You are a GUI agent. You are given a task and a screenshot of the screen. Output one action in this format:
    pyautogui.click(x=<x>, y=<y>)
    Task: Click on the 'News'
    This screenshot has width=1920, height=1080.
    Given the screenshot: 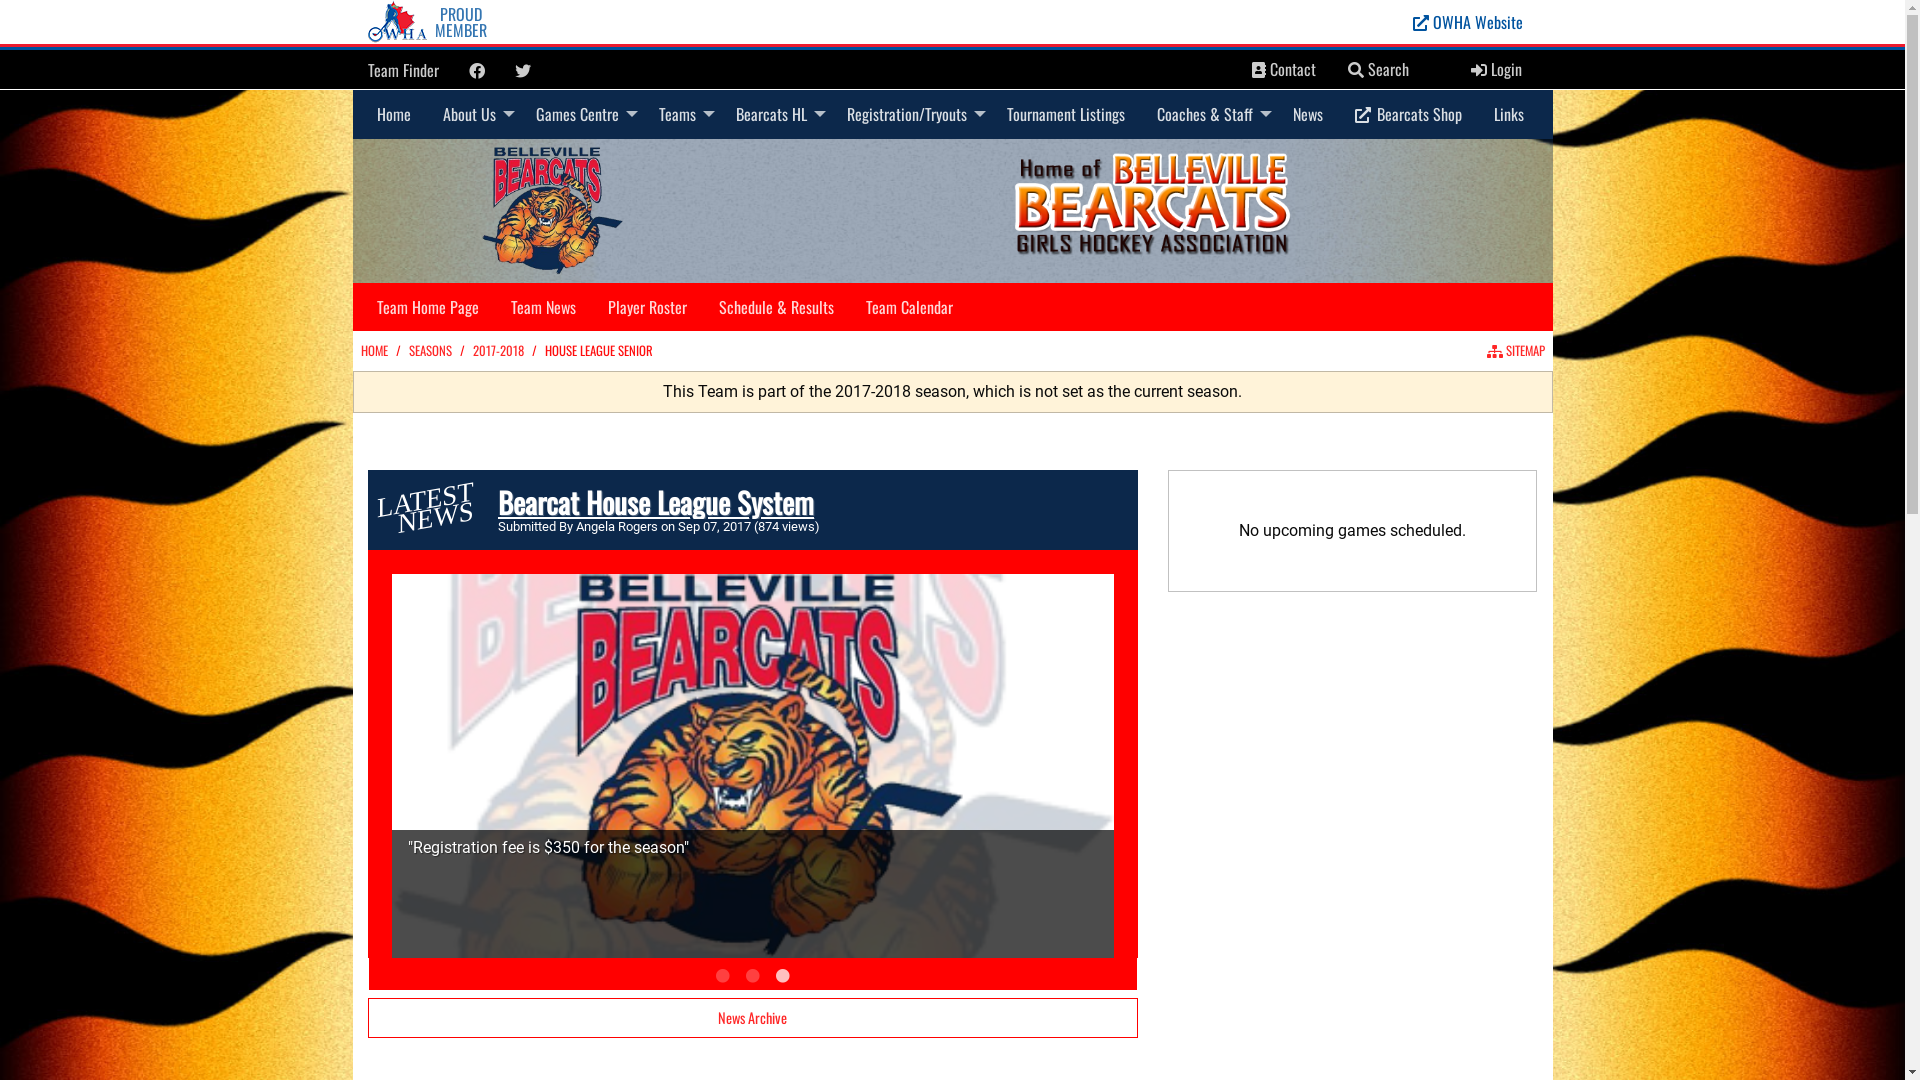 What is the action you would take?
    pyautogui.click(x=1306, y=114)
    